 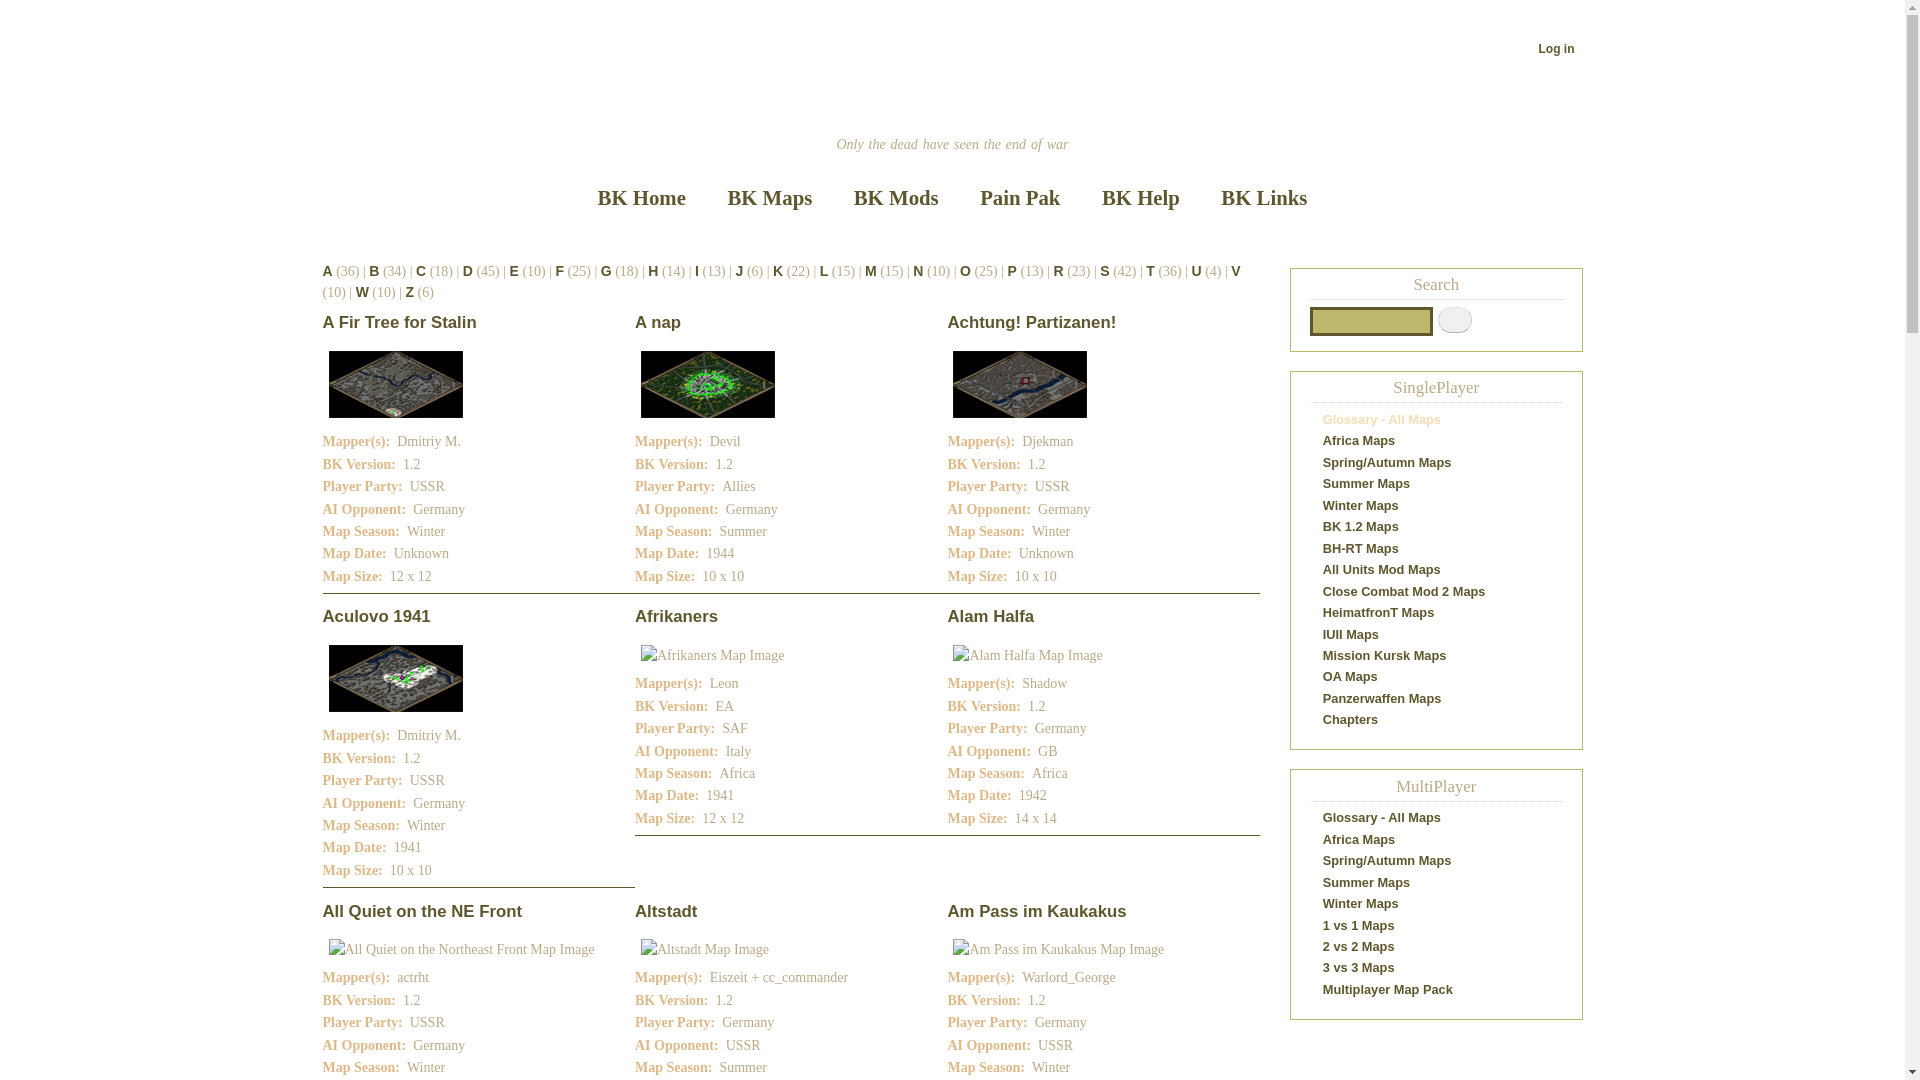 I want to click on 'All Units Mod Maps', so click(x=1323, y=569).